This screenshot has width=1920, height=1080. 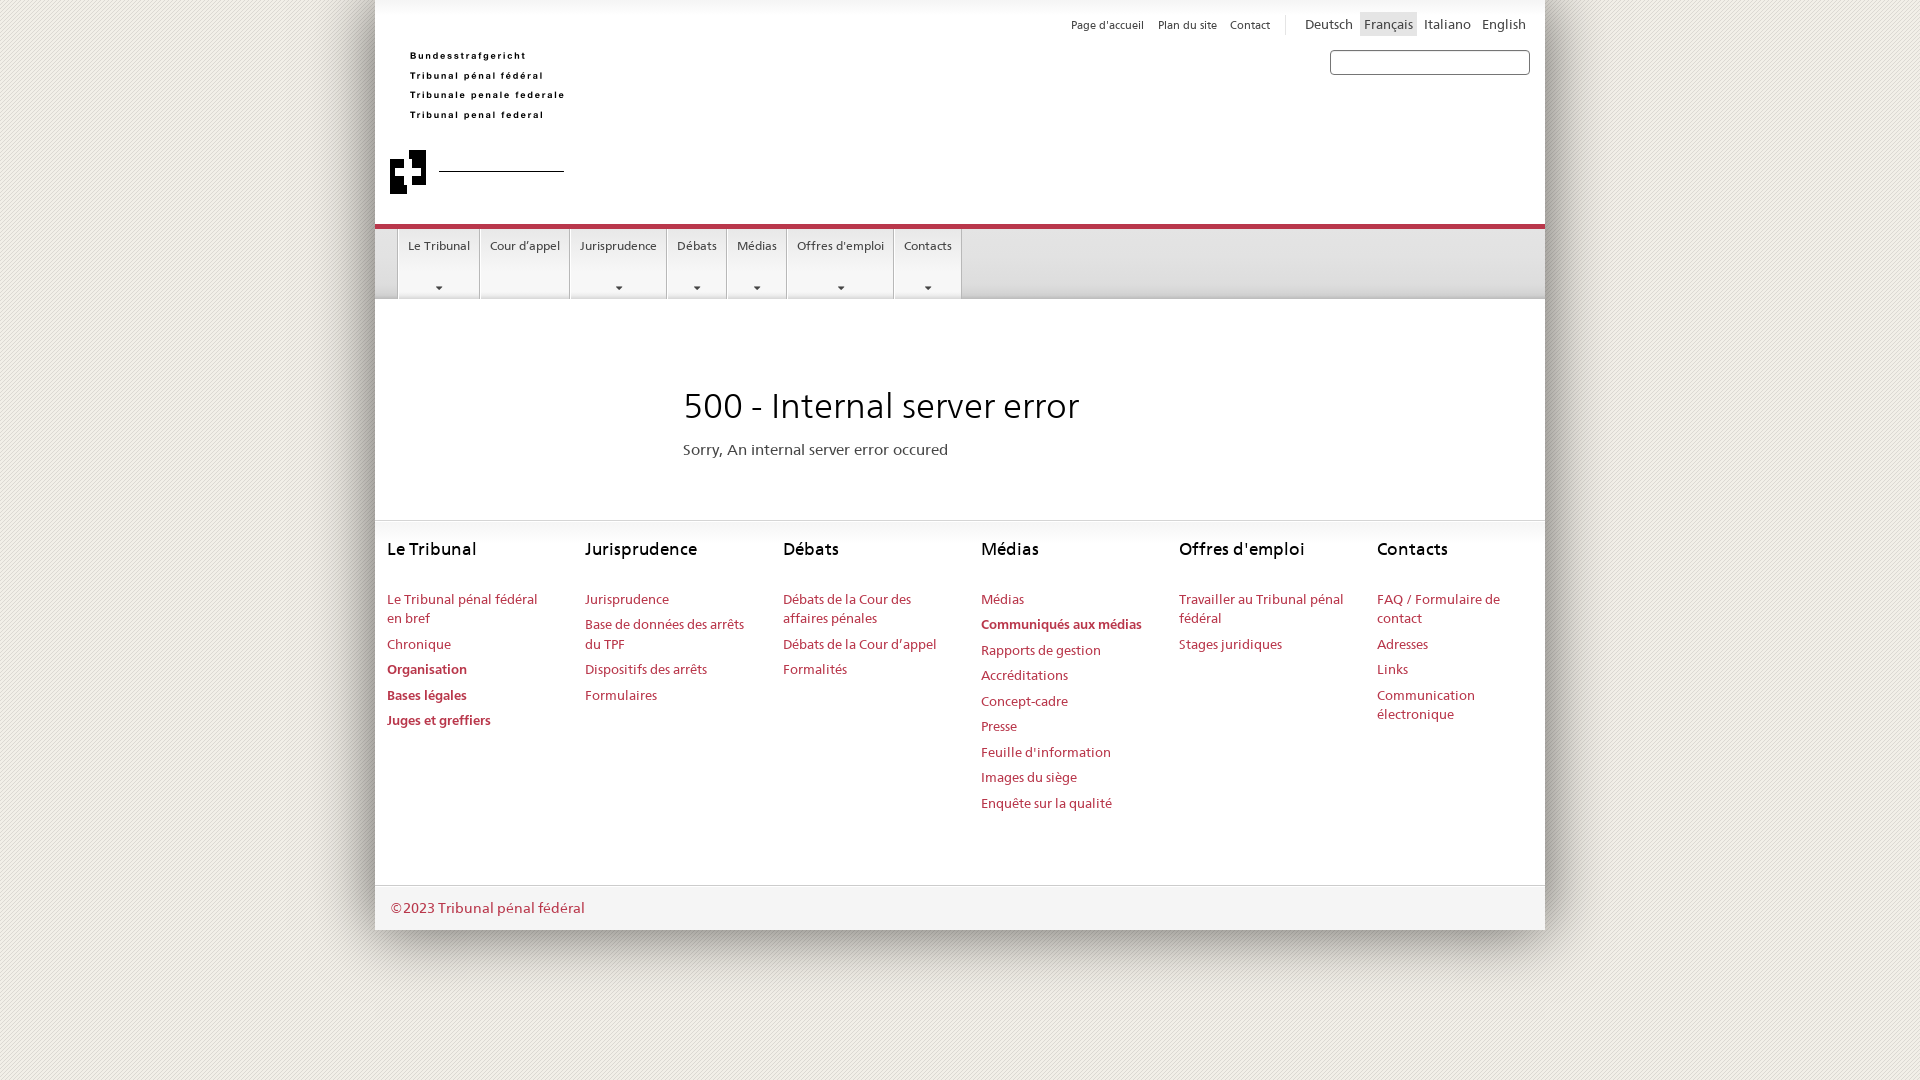 What do you see at coordinates (387, 644) in the screenshot?
I see `'Chronique'` at bounding box center [387, 644].